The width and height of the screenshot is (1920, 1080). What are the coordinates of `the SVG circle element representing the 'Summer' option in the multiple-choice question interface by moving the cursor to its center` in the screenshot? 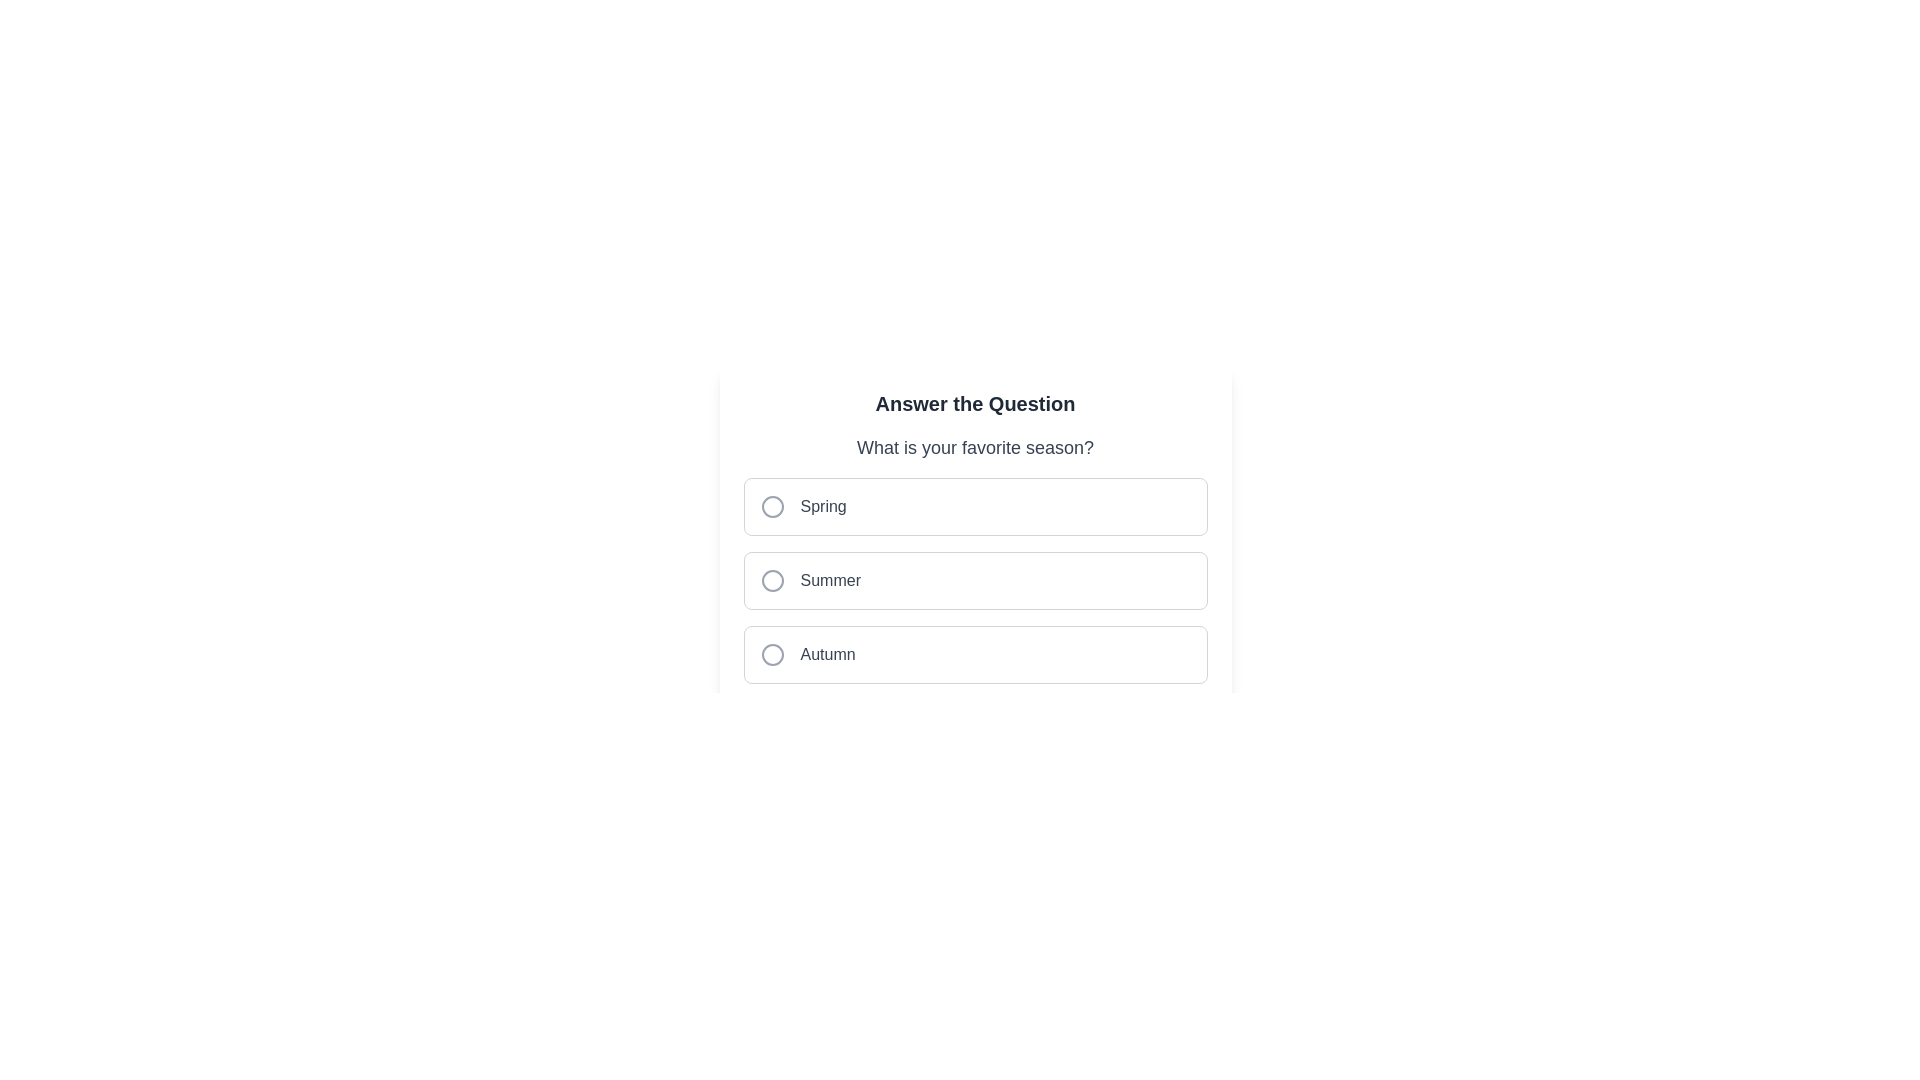 It's located at (771, 581).